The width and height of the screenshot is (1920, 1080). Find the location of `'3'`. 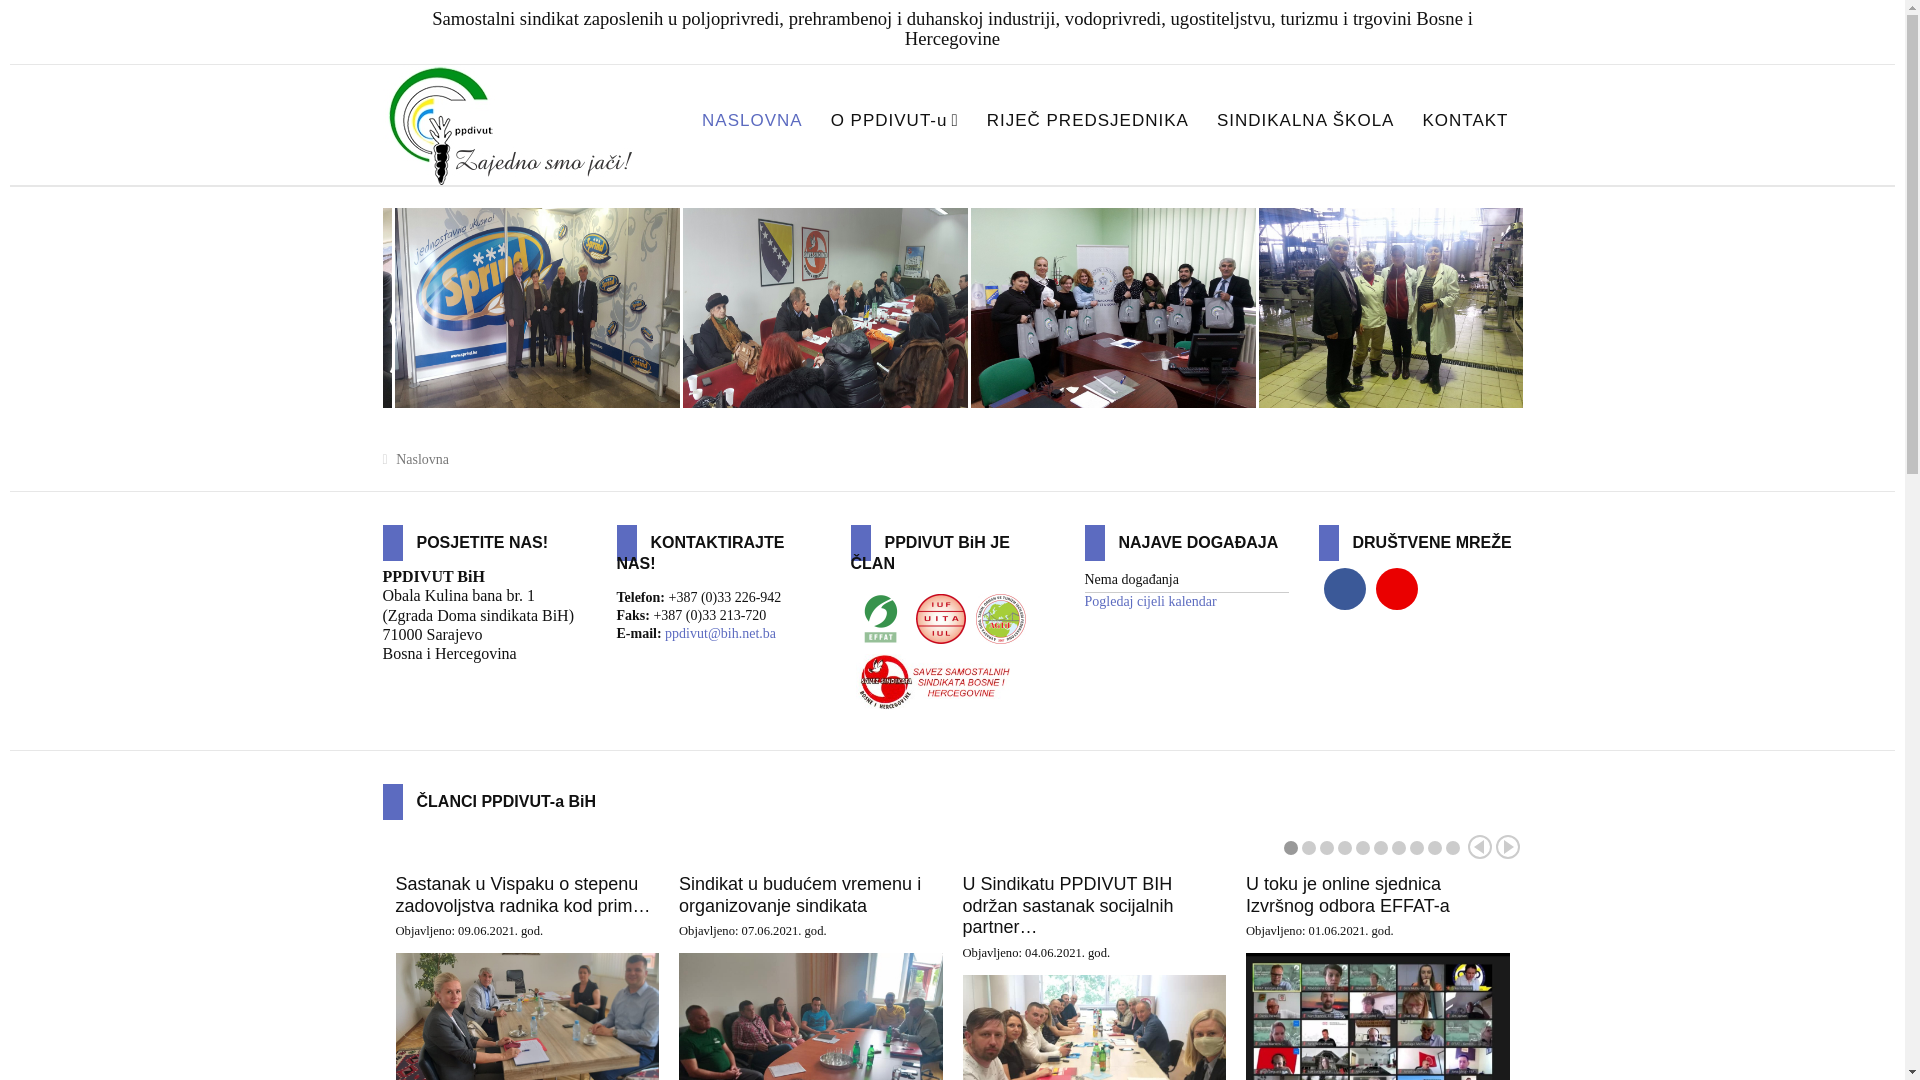

'3' is located at coordinates (1326, 848).